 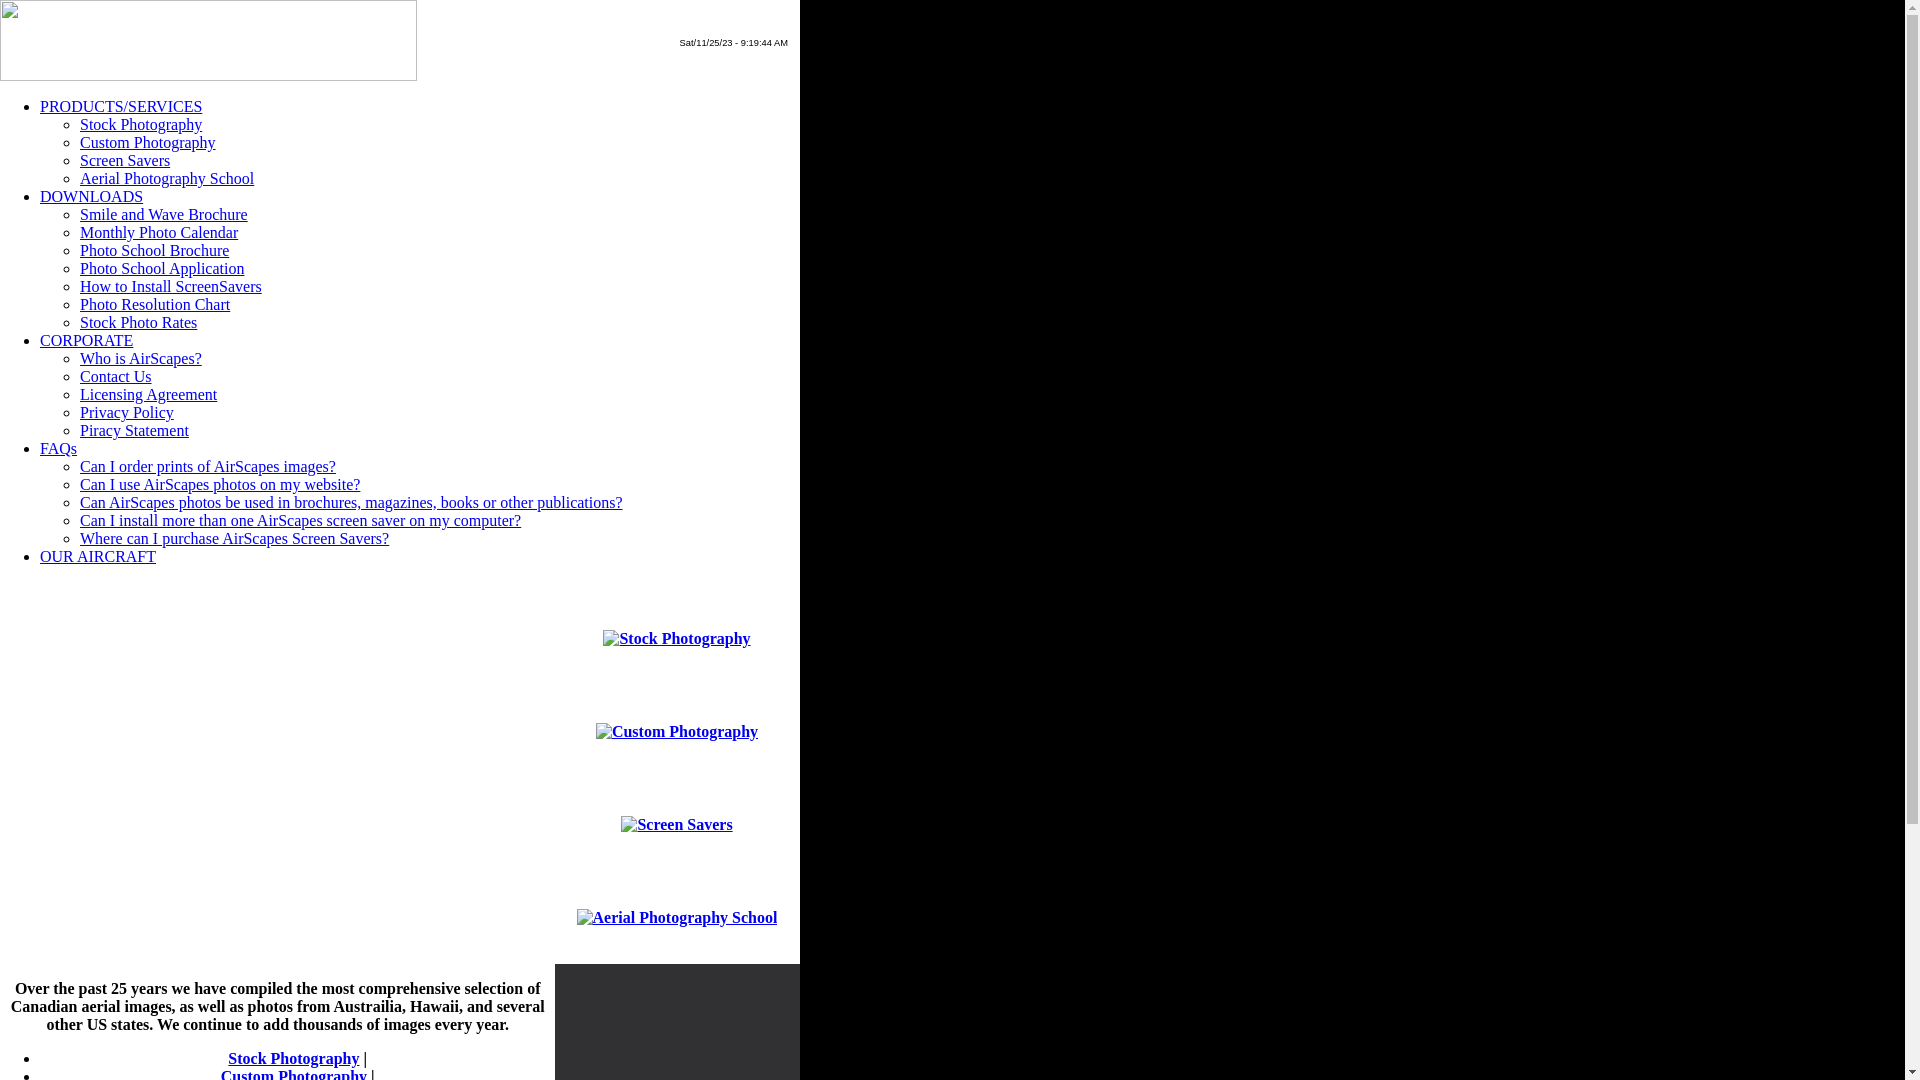 What do you see at coordinates (139, 357) in the screenshot?
I see `'Who is AirScapes?'` at bounding box center [139, 357].